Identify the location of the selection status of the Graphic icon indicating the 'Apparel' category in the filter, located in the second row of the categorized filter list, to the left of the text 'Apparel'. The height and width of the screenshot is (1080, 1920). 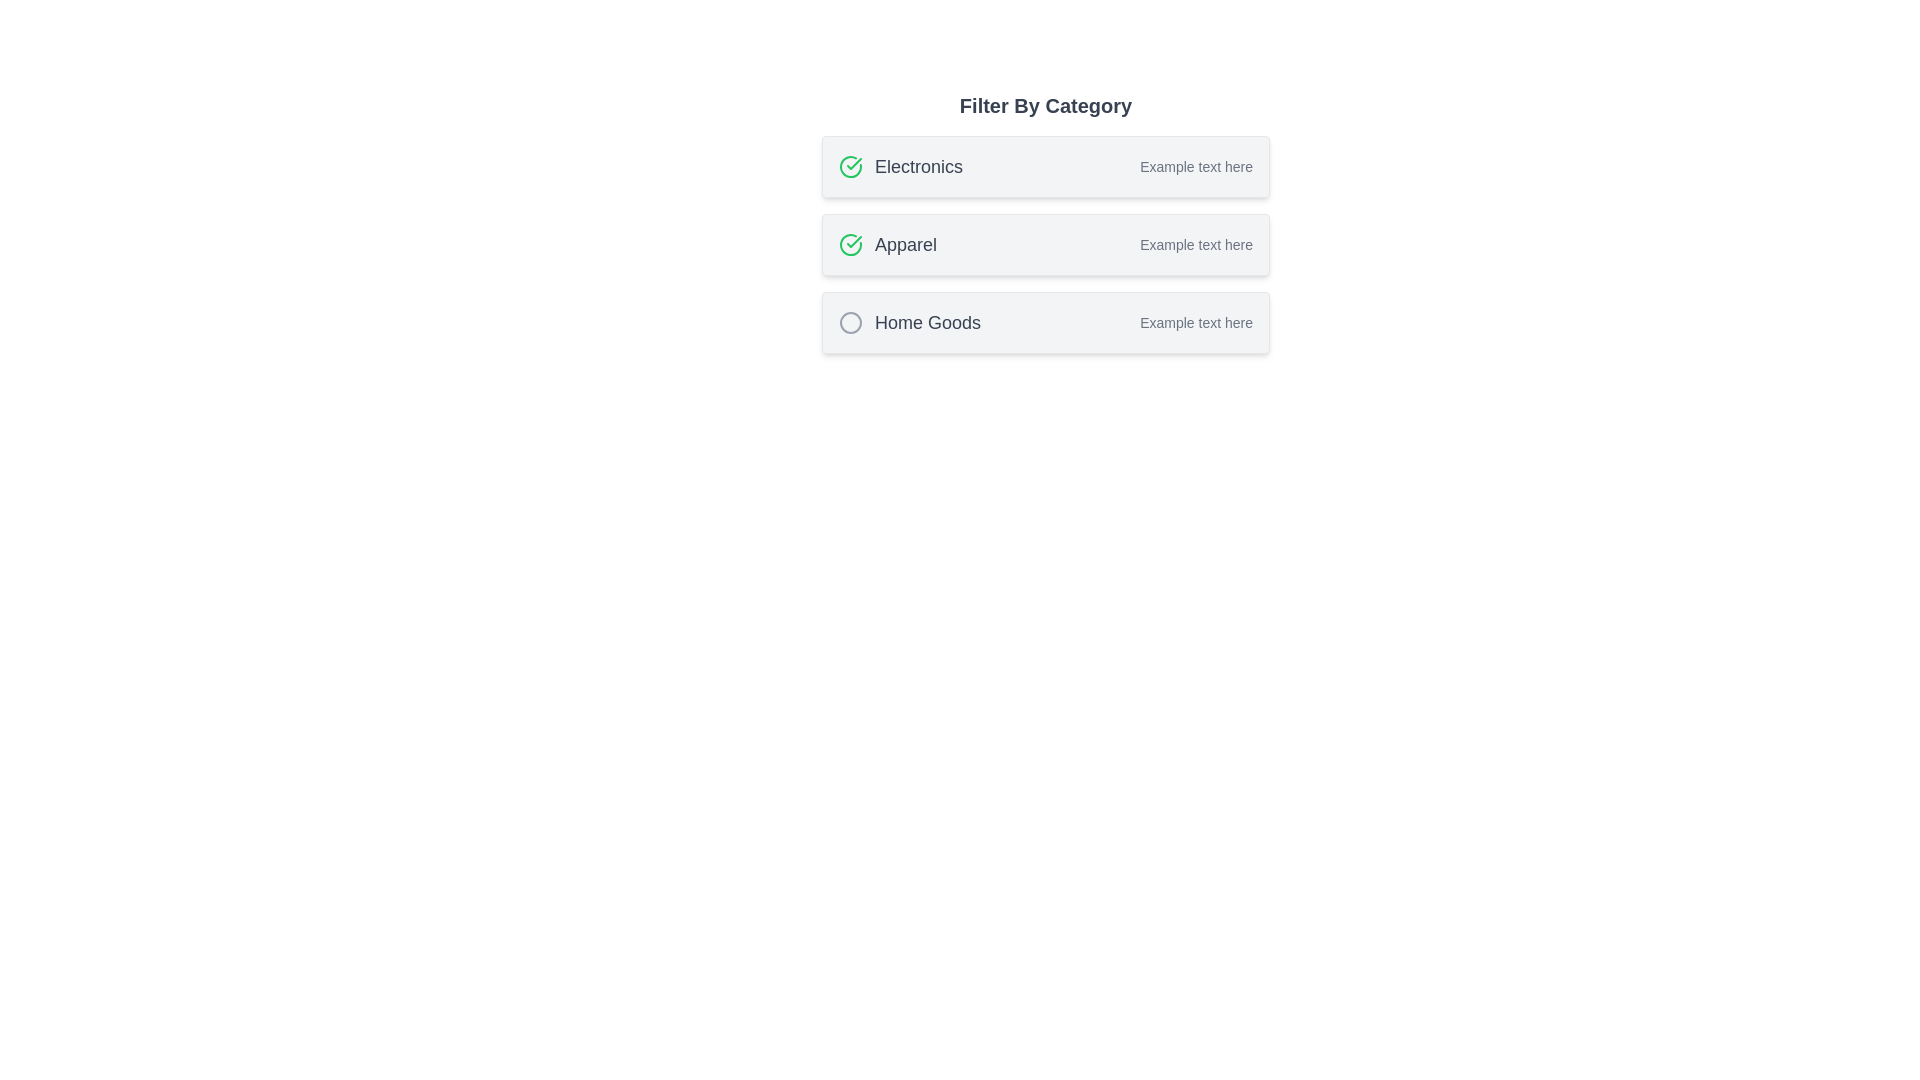
(850, 165).